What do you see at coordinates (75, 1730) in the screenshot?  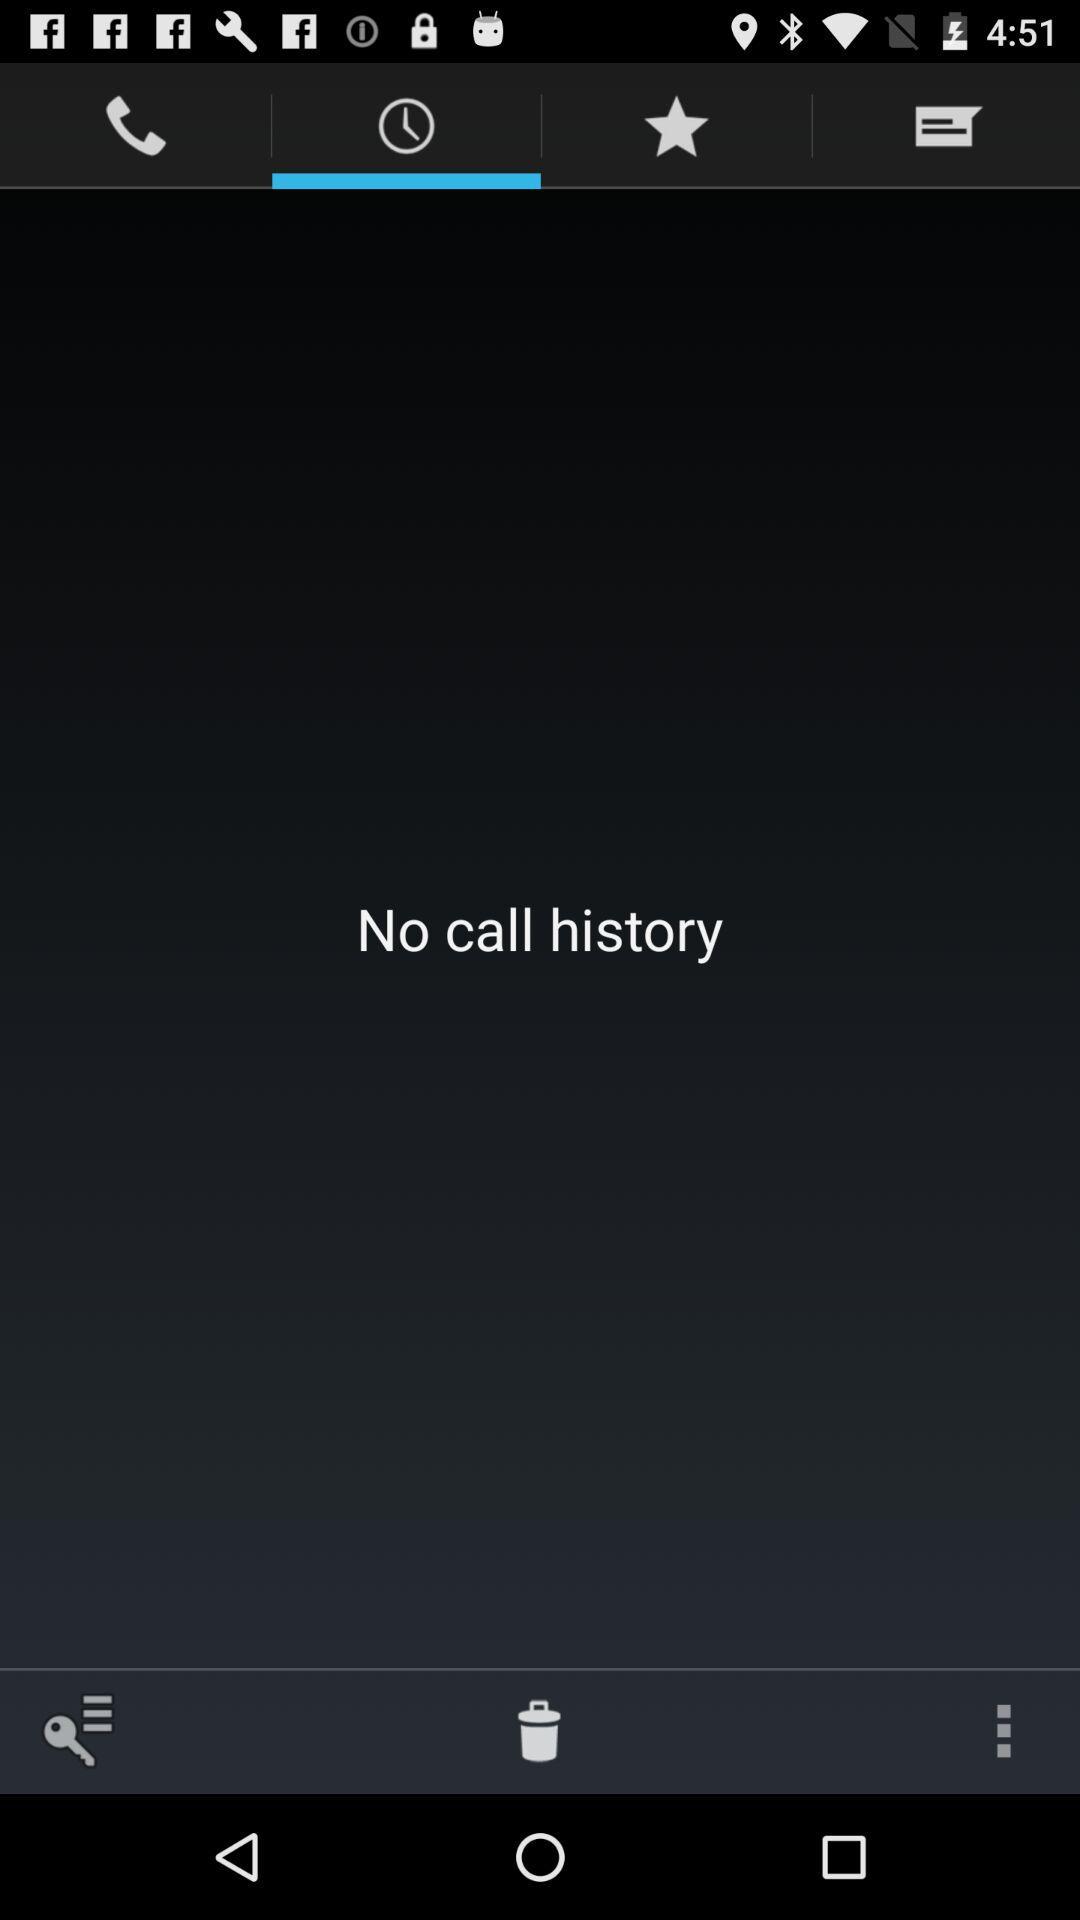 I see `icon at the bottom left corner` at bounding box center [75, 1730].